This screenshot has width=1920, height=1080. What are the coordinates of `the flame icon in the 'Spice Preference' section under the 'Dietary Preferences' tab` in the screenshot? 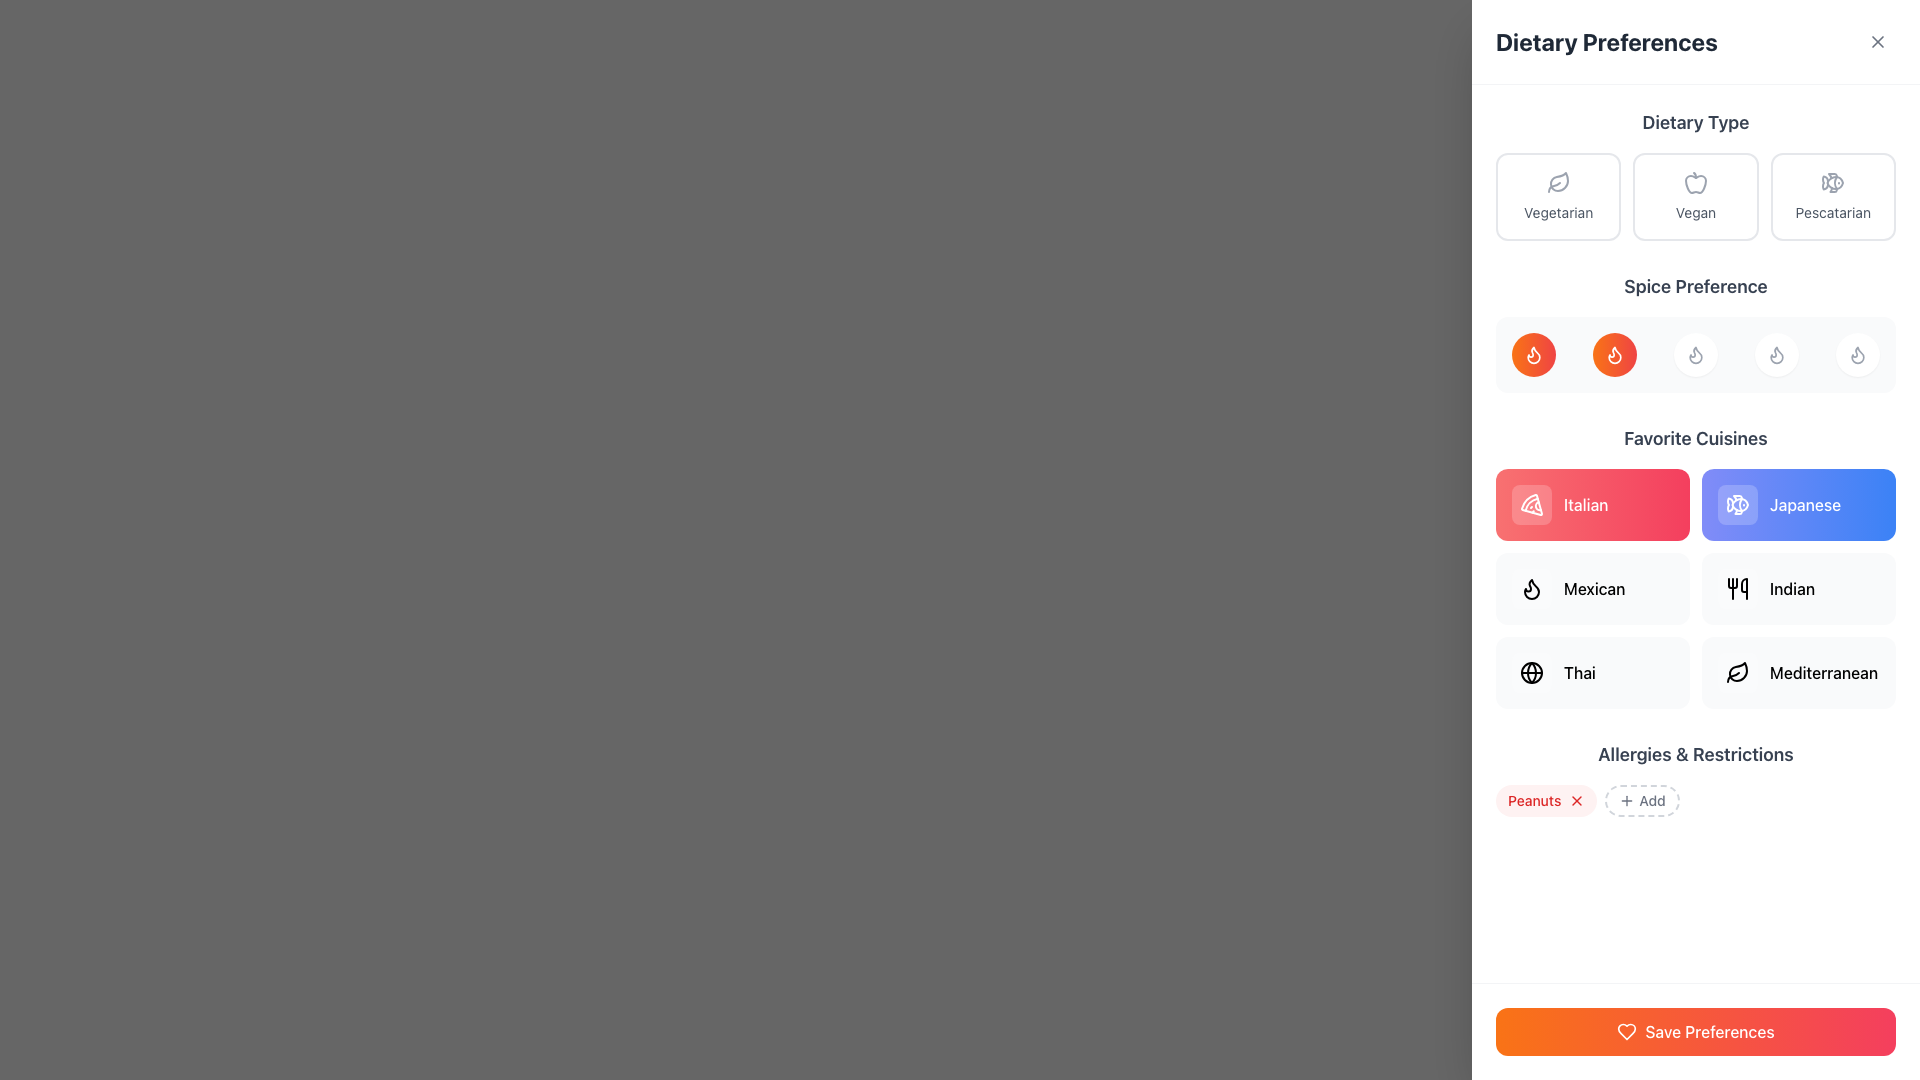 It's located at (1856, 353).